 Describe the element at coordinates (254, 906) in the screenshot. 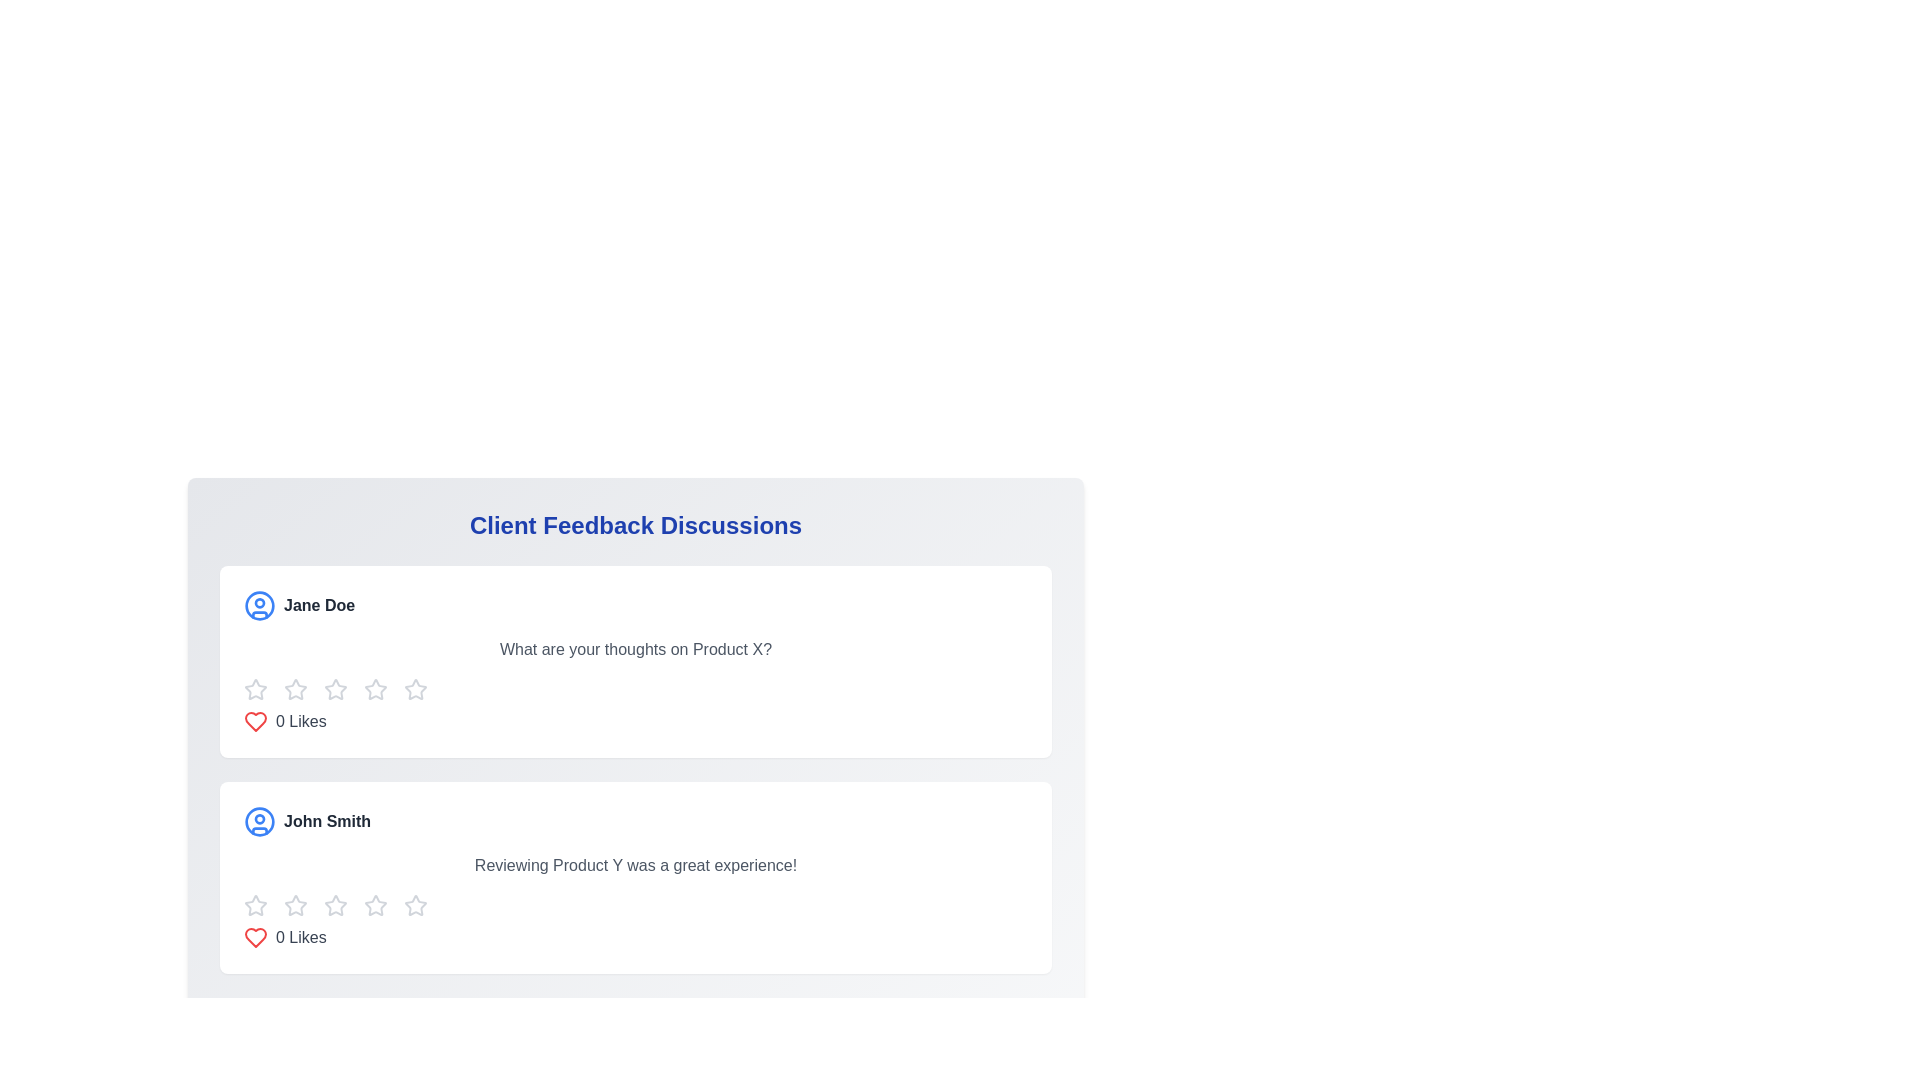

I see `the first star in the rating system under the user review titled 'John Smith', which is visually represented as a gray star indicating an unselected state` at that location.